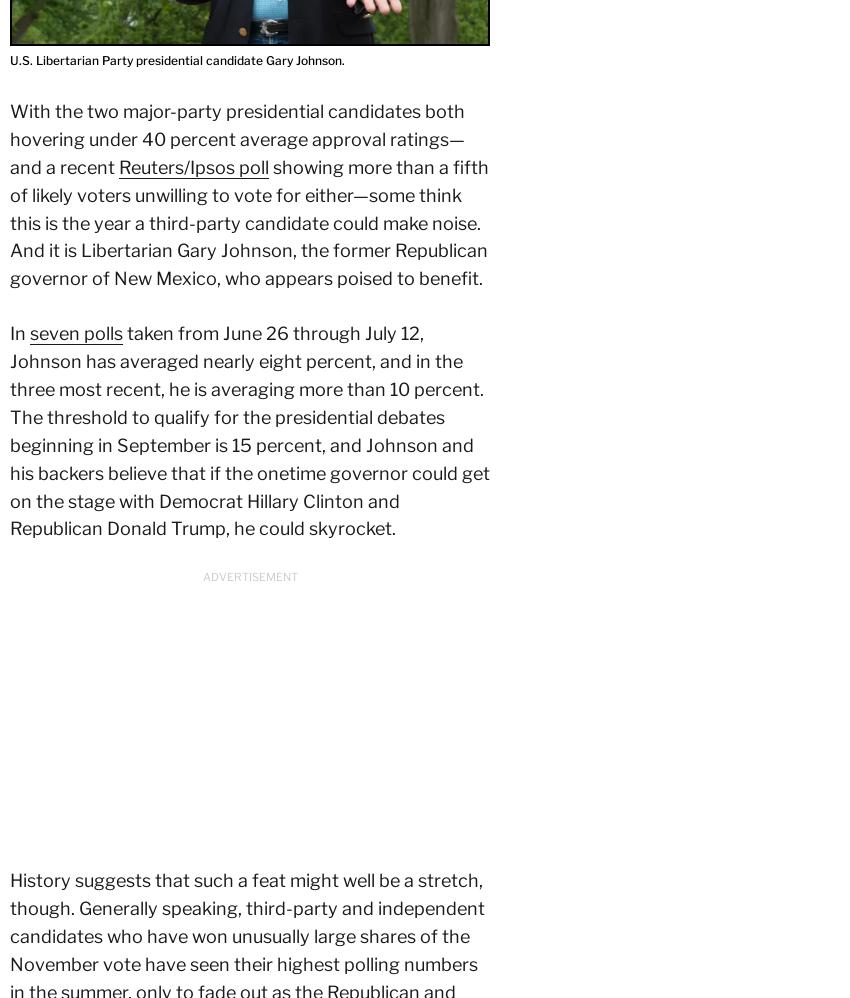 Image resolution: width=850 pixels, height=998 pixels. I want to click on 'Contact', so click(35, 866).